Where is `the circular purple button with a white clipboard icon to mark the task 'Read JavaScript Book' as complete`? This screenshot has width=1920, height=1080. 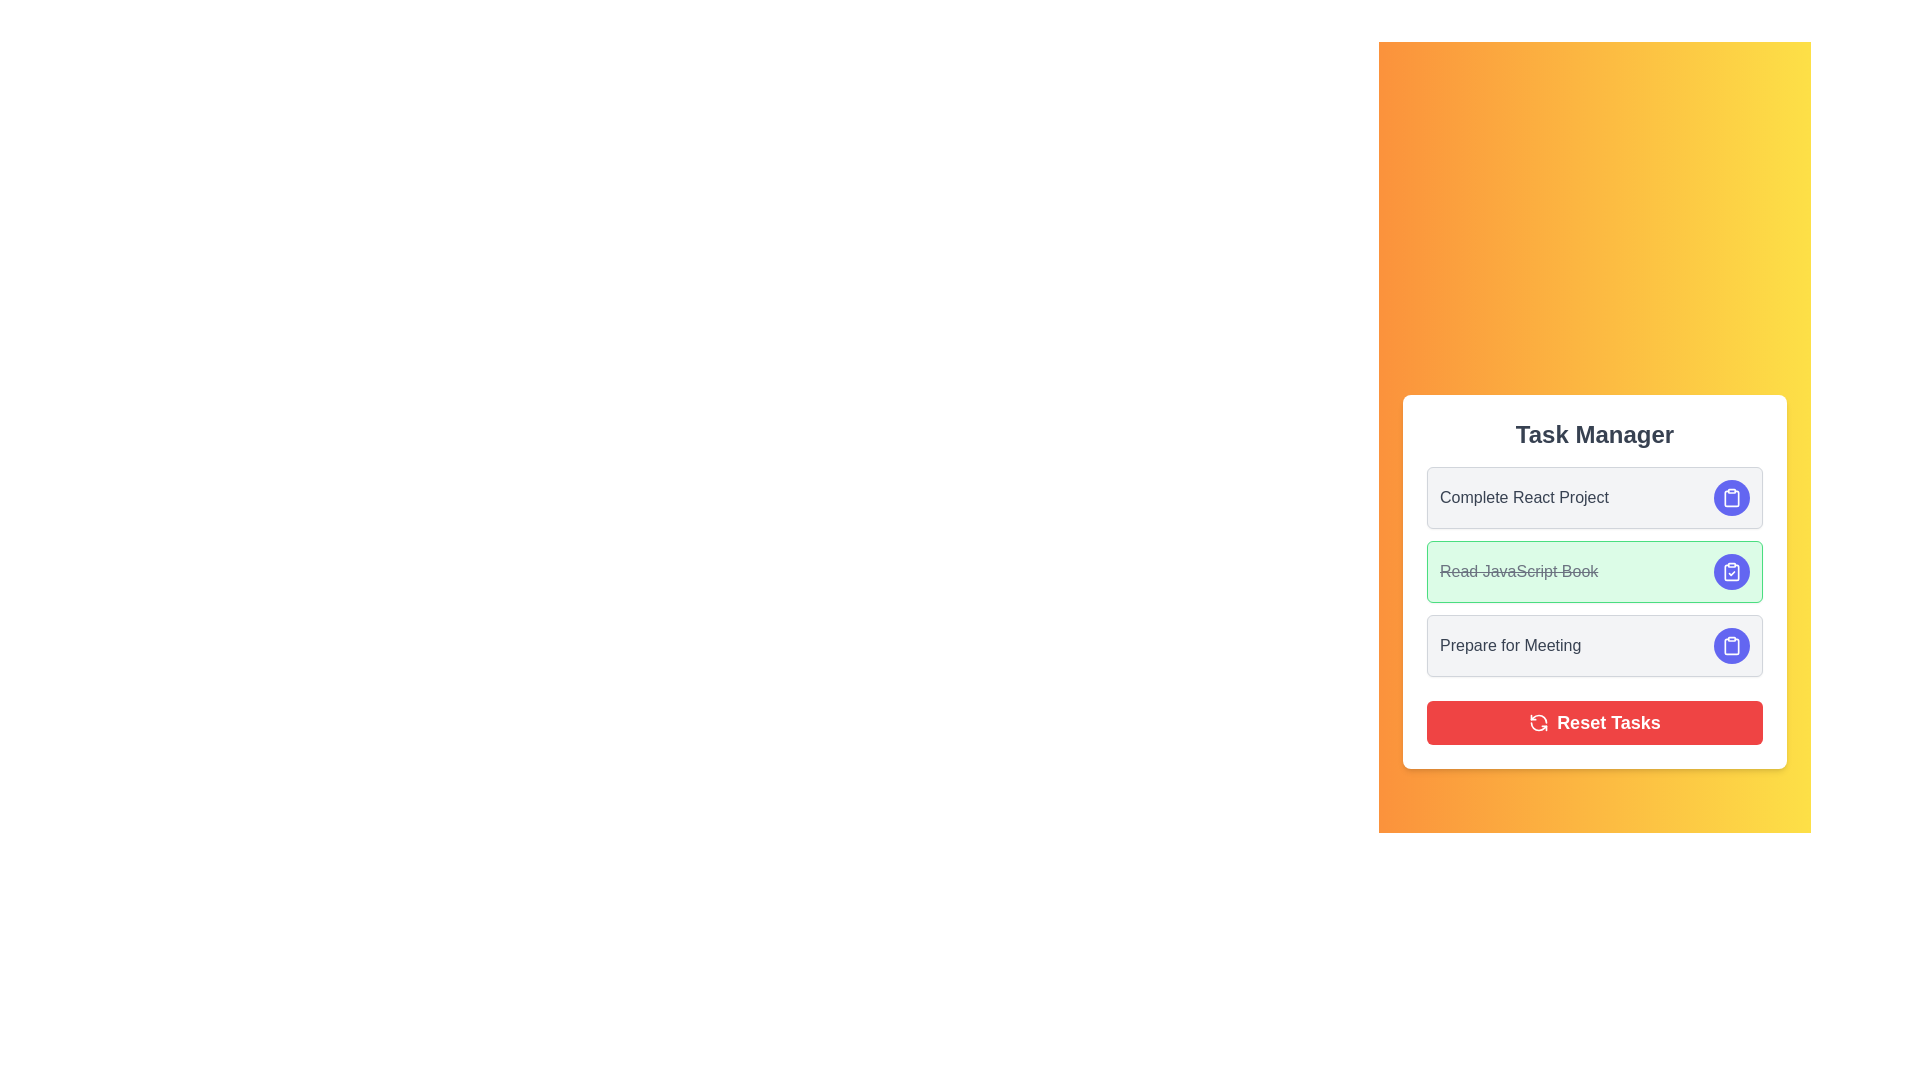
the circular purple button with a white clipboard icon to mark the task 'Read JavaScript Book' as complete is located at coordinates (1731, 571).